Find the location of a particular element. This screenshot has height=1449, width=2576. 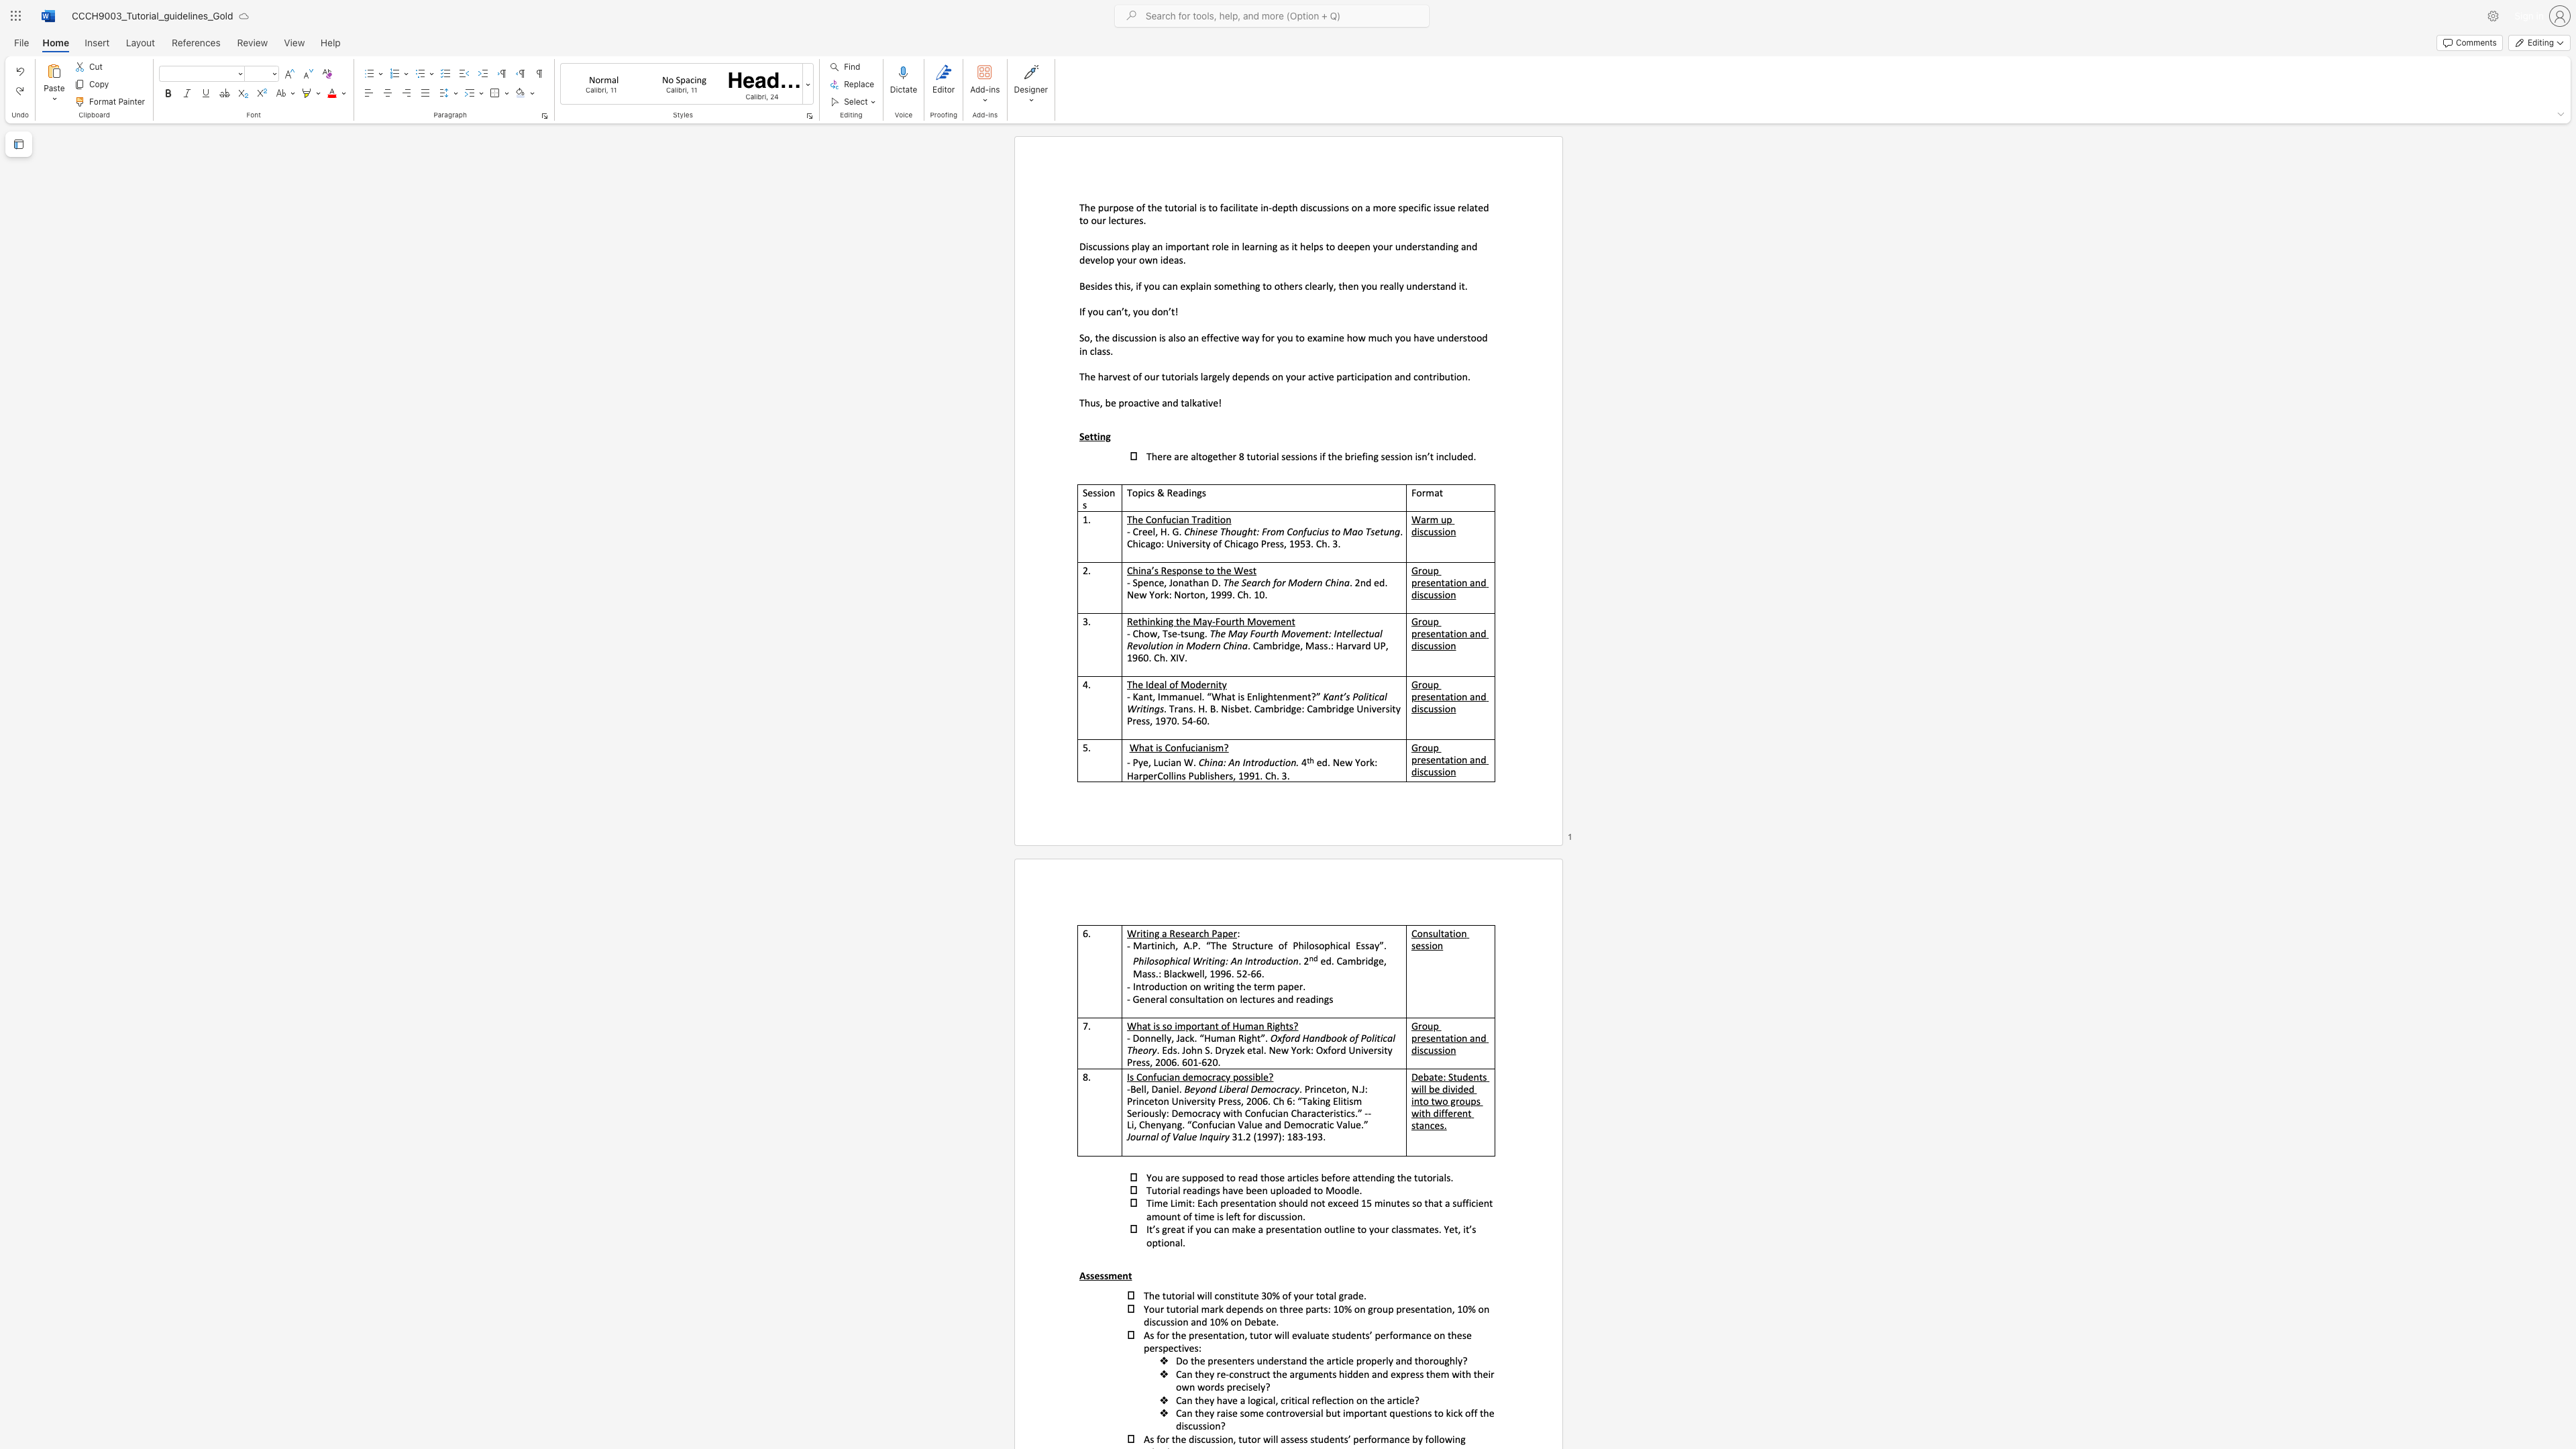

the subset text "the tutorial is to facilitate in-depth discussions on a more specific issue related to ou" within the text "The purpose of the tutorial is to facilitate in-depth discussions on a more specific issue related to our lectures." is located at coordinates (1146, 207).